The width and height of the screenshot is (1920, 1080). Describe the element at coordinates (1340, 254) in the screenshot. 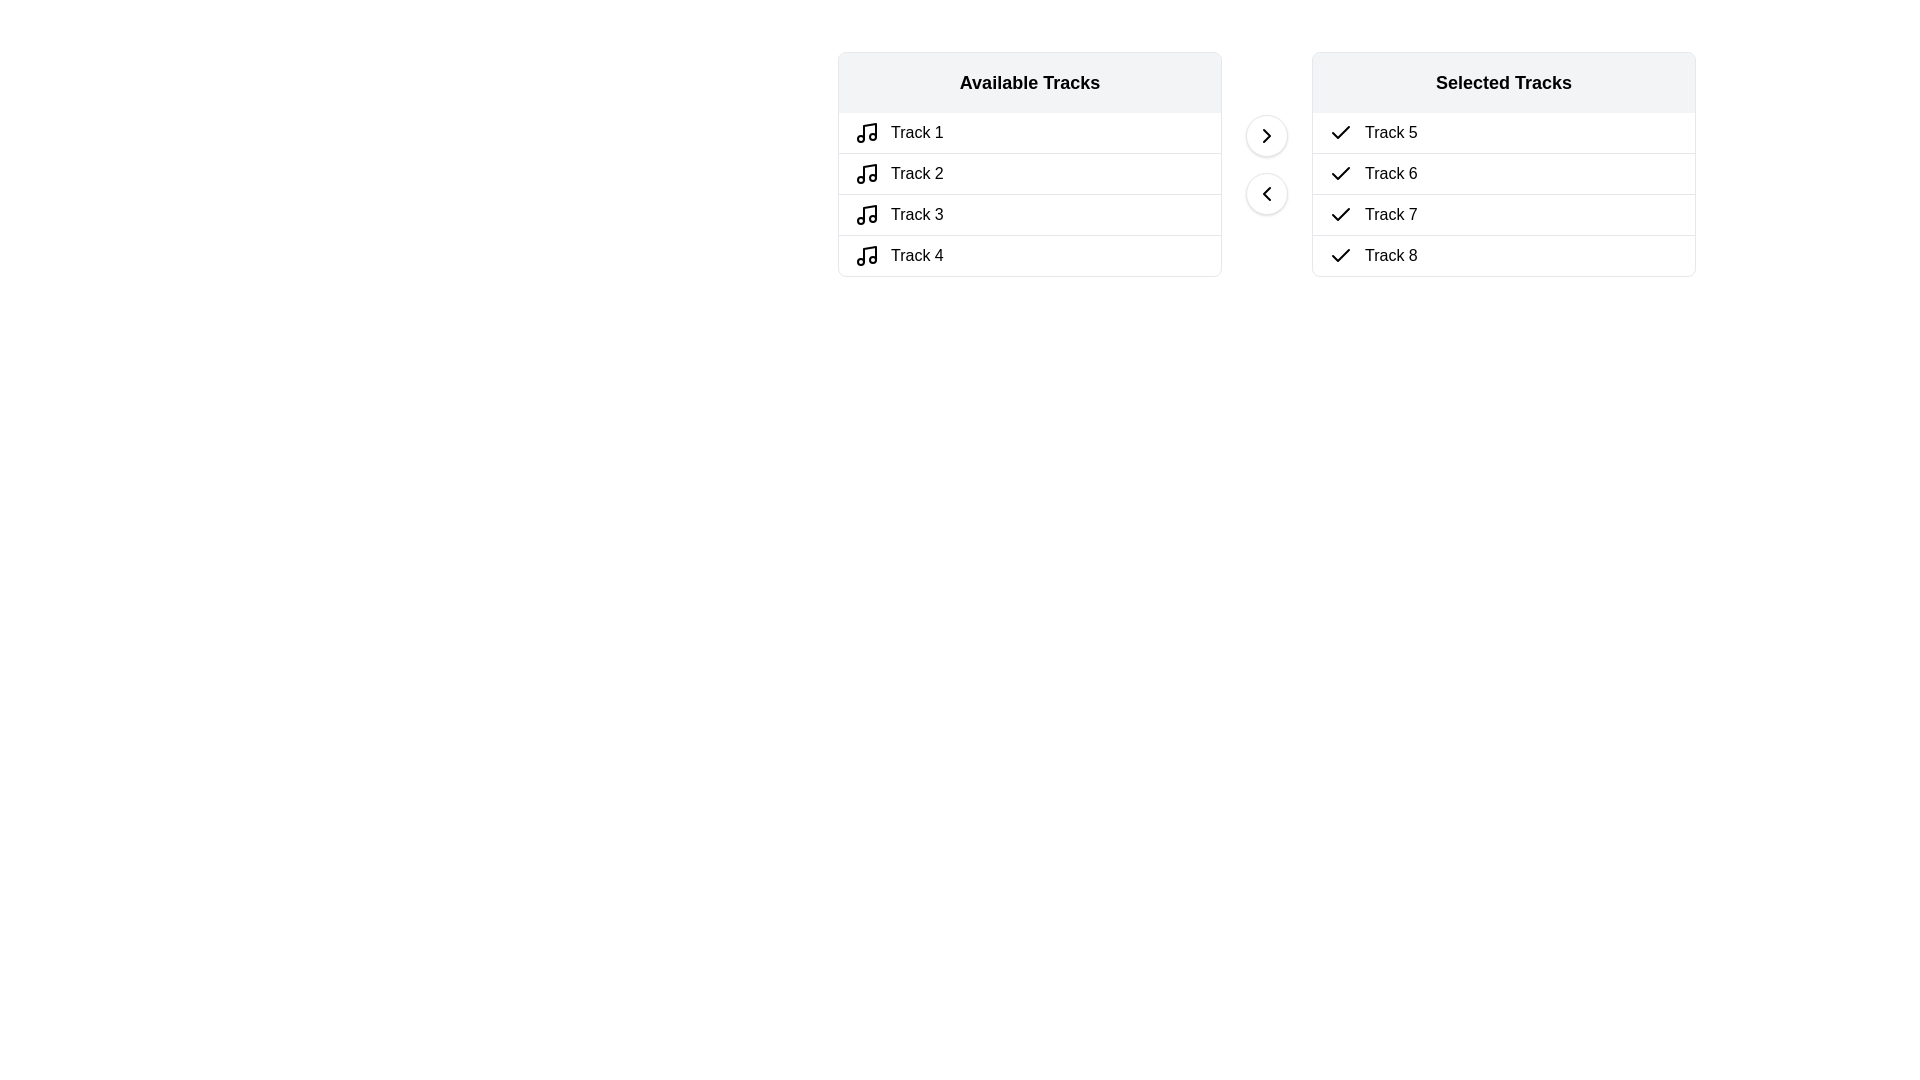

I see `the checkmark icon located in the 'Track 8' row of the 'Selected Tracks' list` at that location.